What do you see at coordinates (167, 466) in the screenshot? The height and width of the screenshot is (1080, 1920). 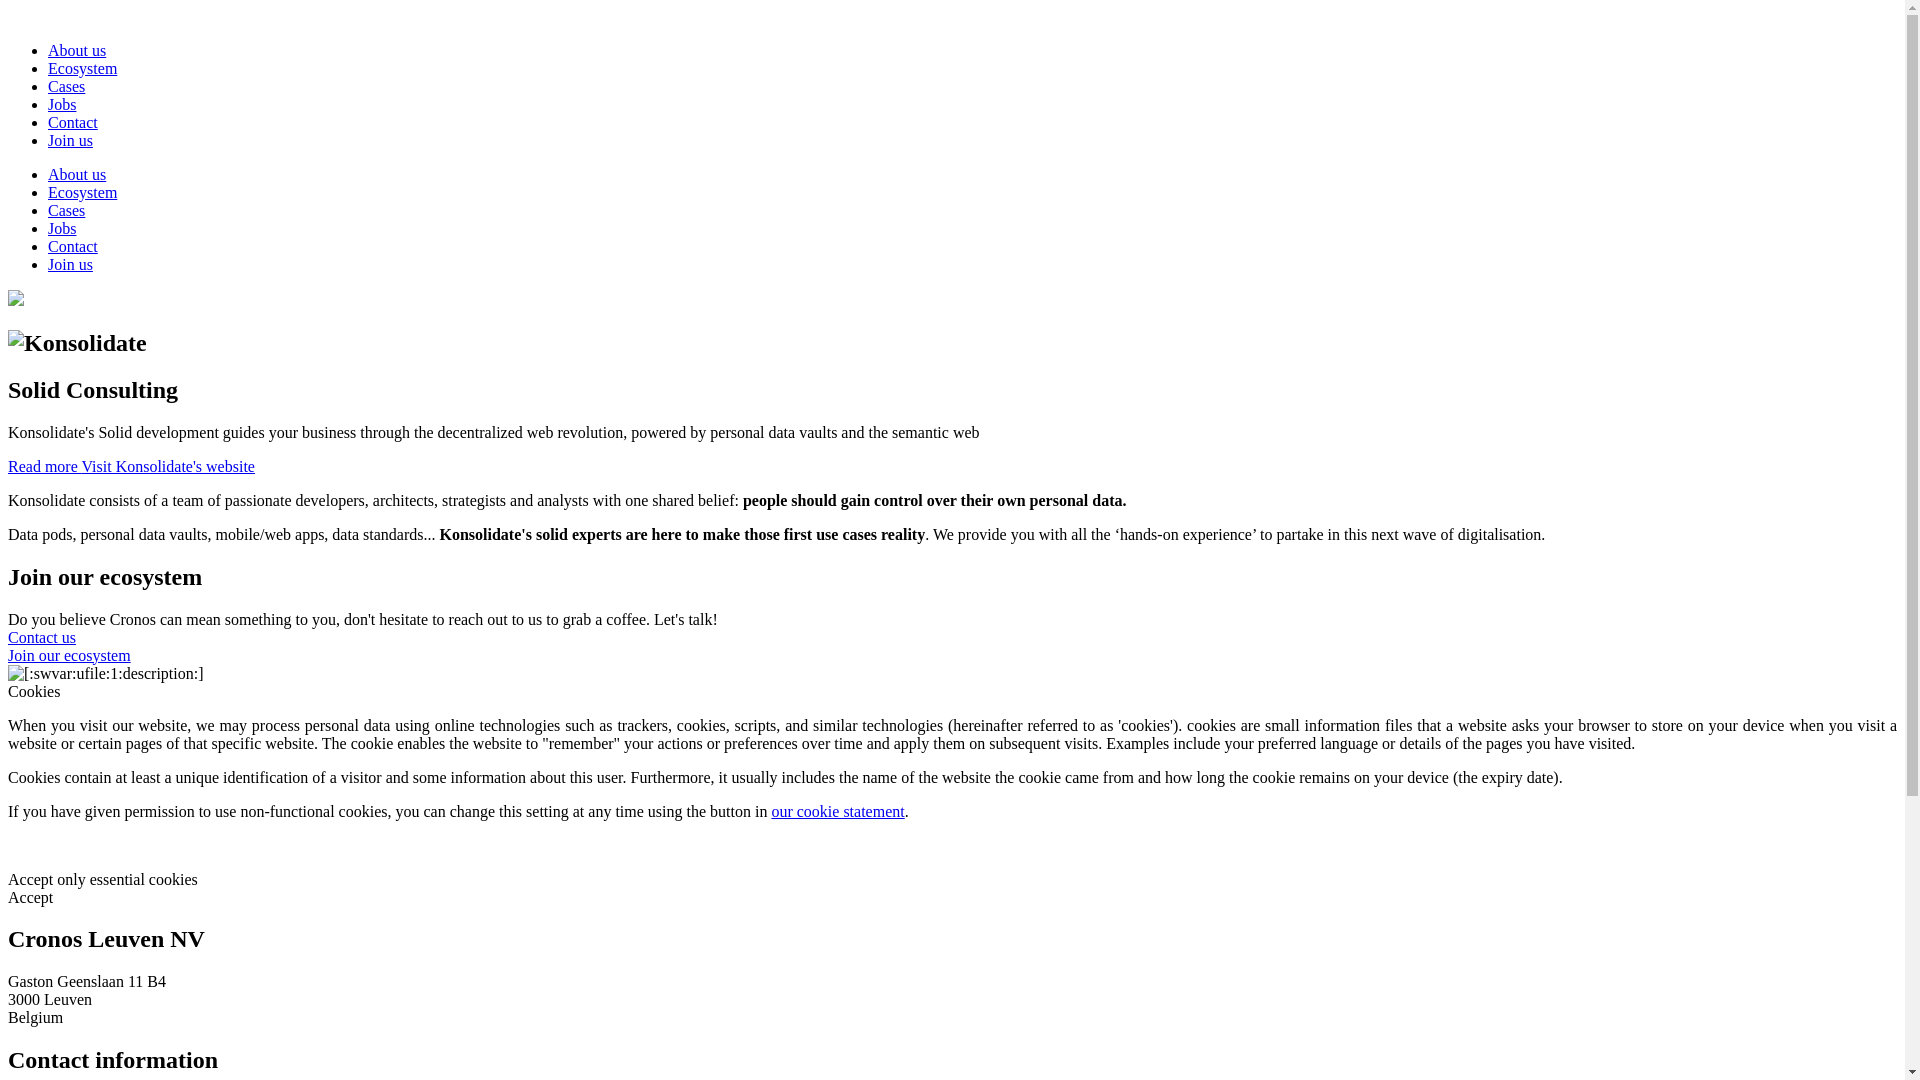 I see `'Visit Konsolidate's website'` at bounding box center [167, 466].